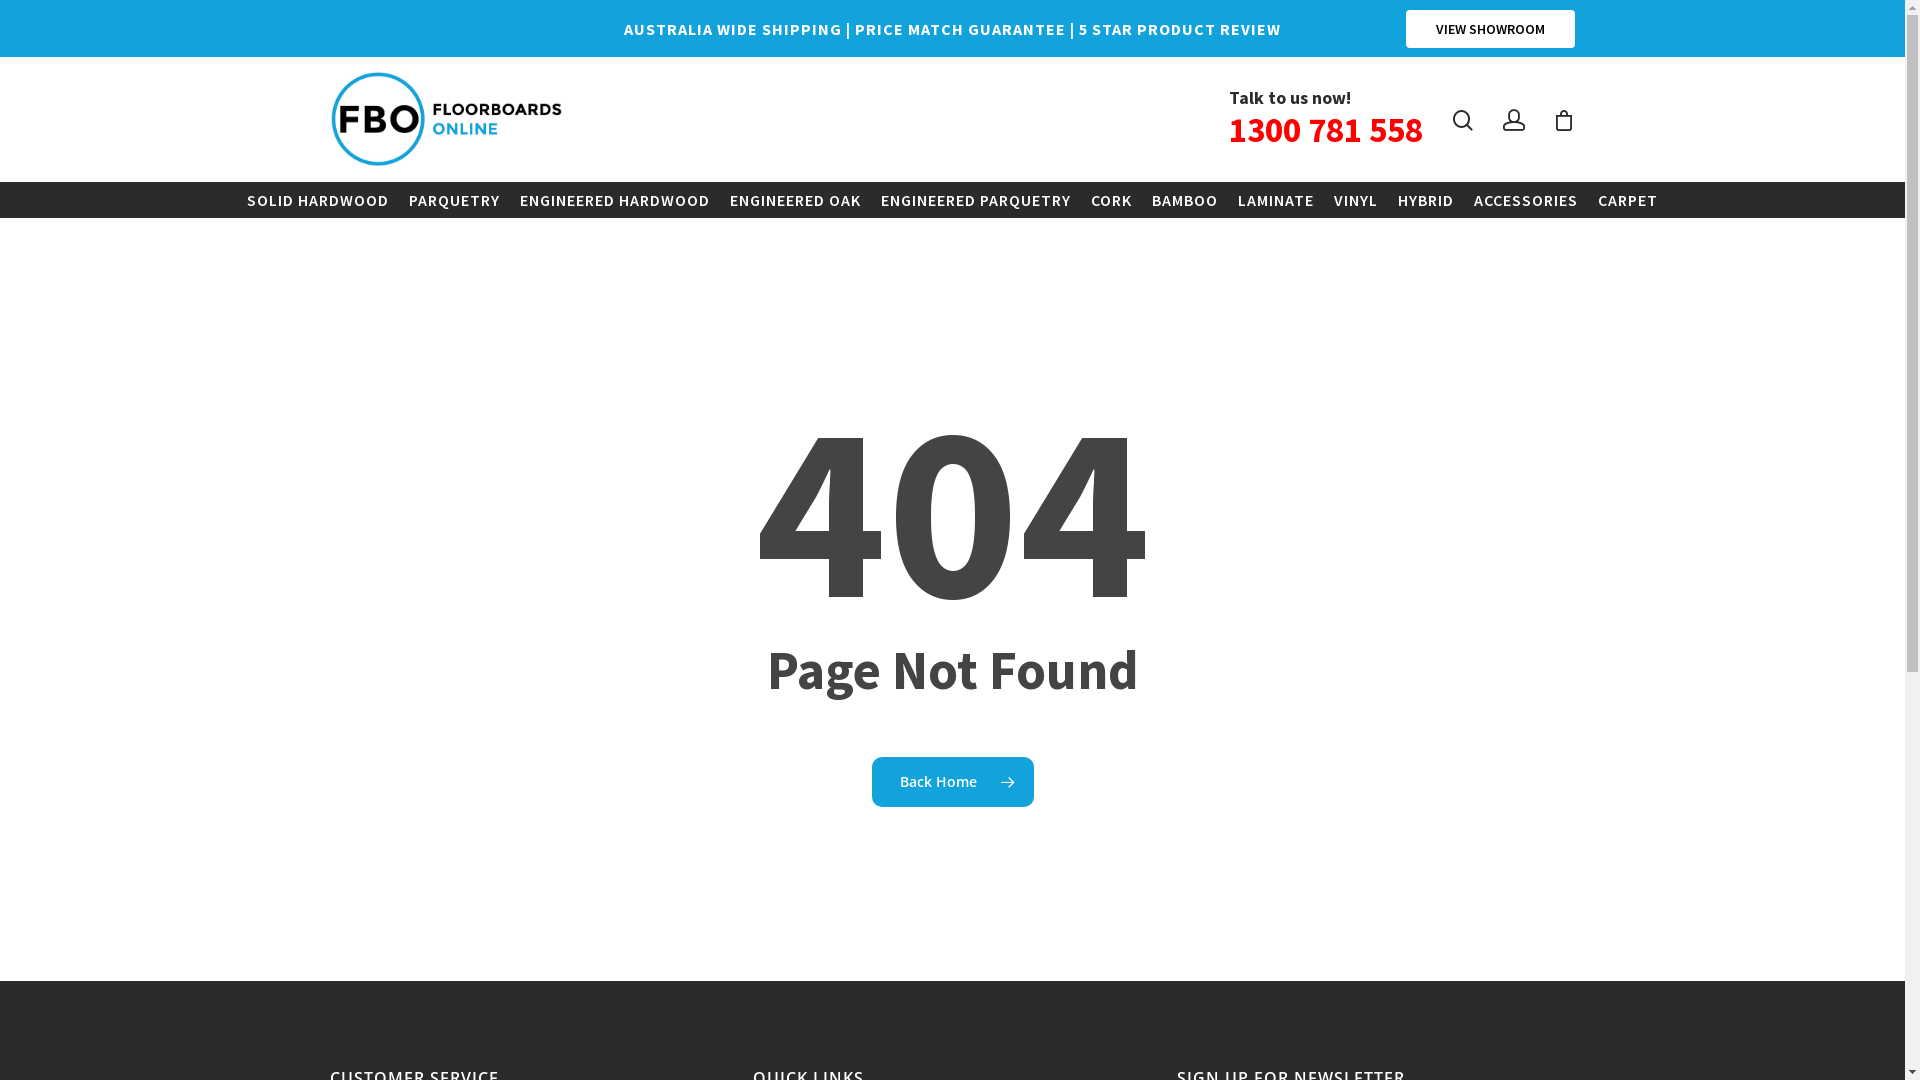 The image size is (1920, 1080). Describe the element at coordinates (720, 200) in the screenshot. I see `'ENGINEERED OAK'` at that location.